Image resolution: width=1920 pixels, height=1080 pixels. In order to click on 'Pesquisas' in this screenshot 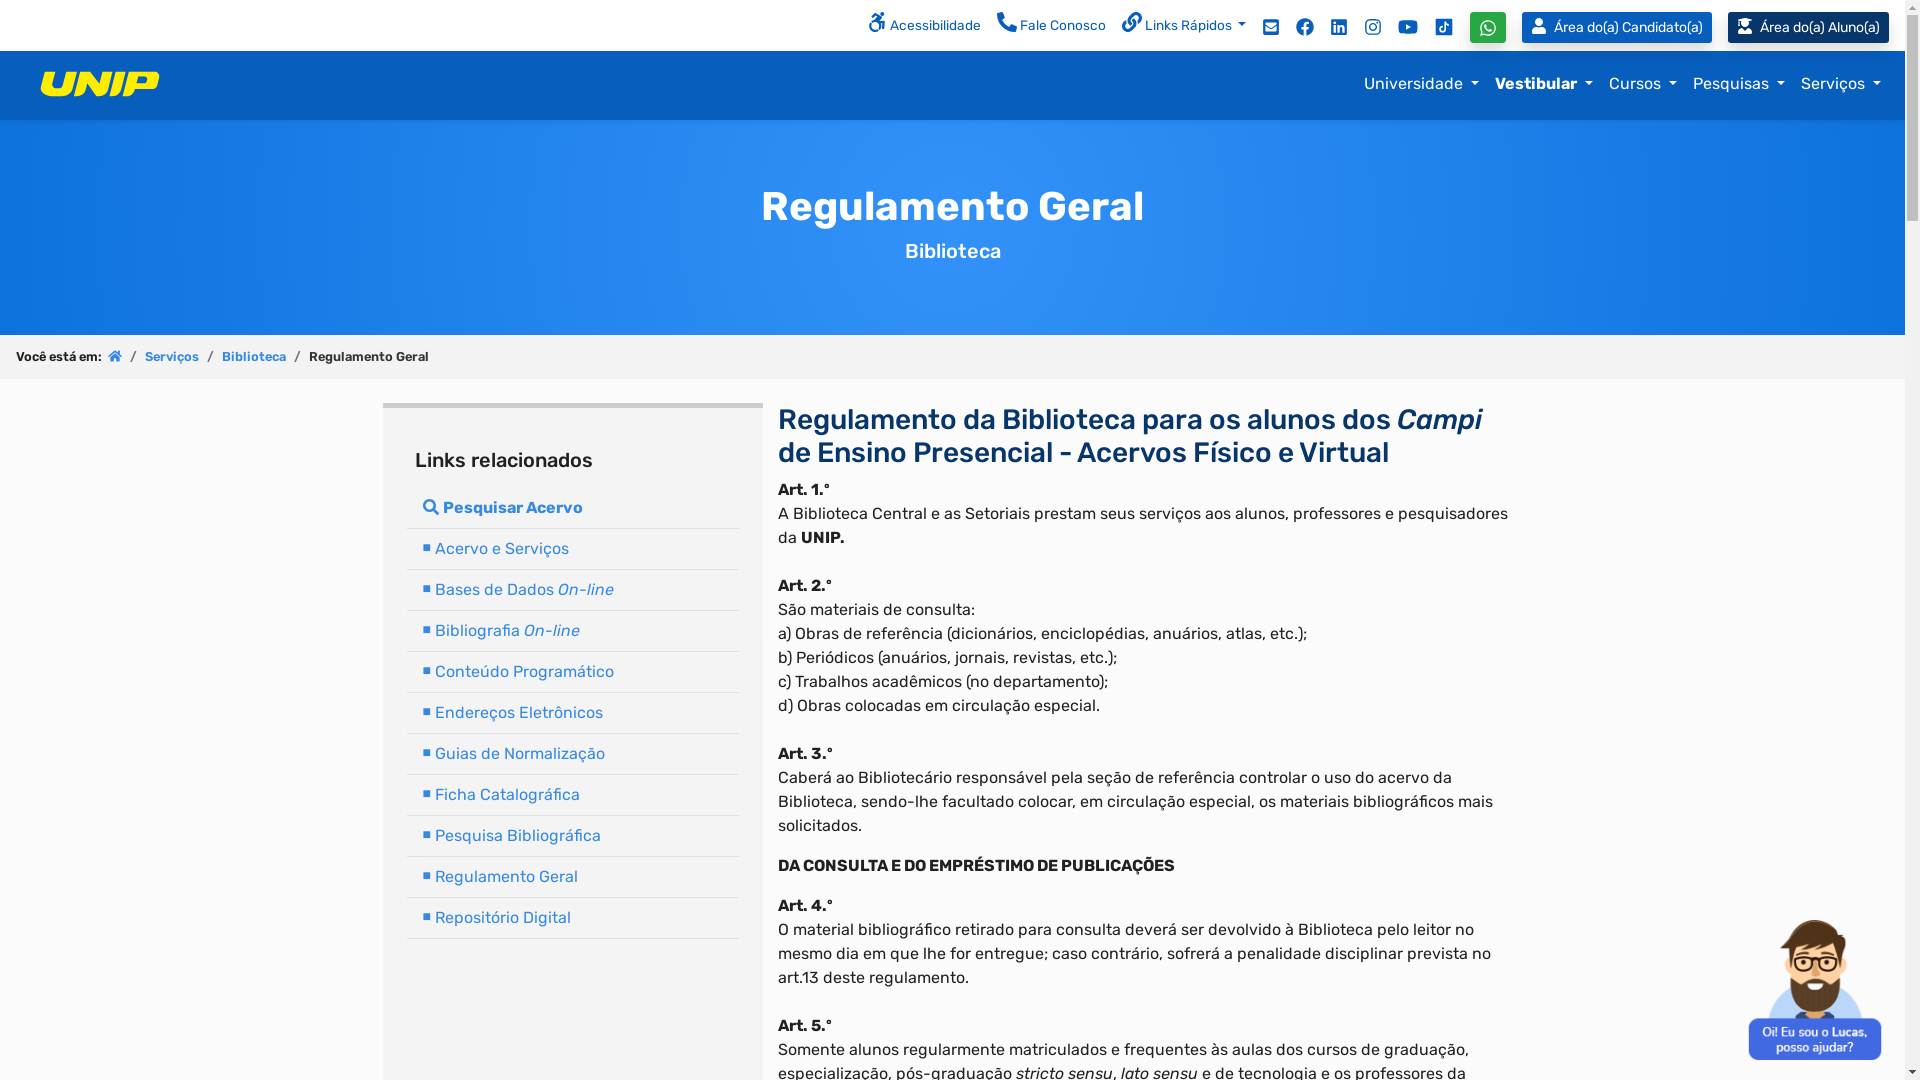, I will do `click(1737, 83)`.